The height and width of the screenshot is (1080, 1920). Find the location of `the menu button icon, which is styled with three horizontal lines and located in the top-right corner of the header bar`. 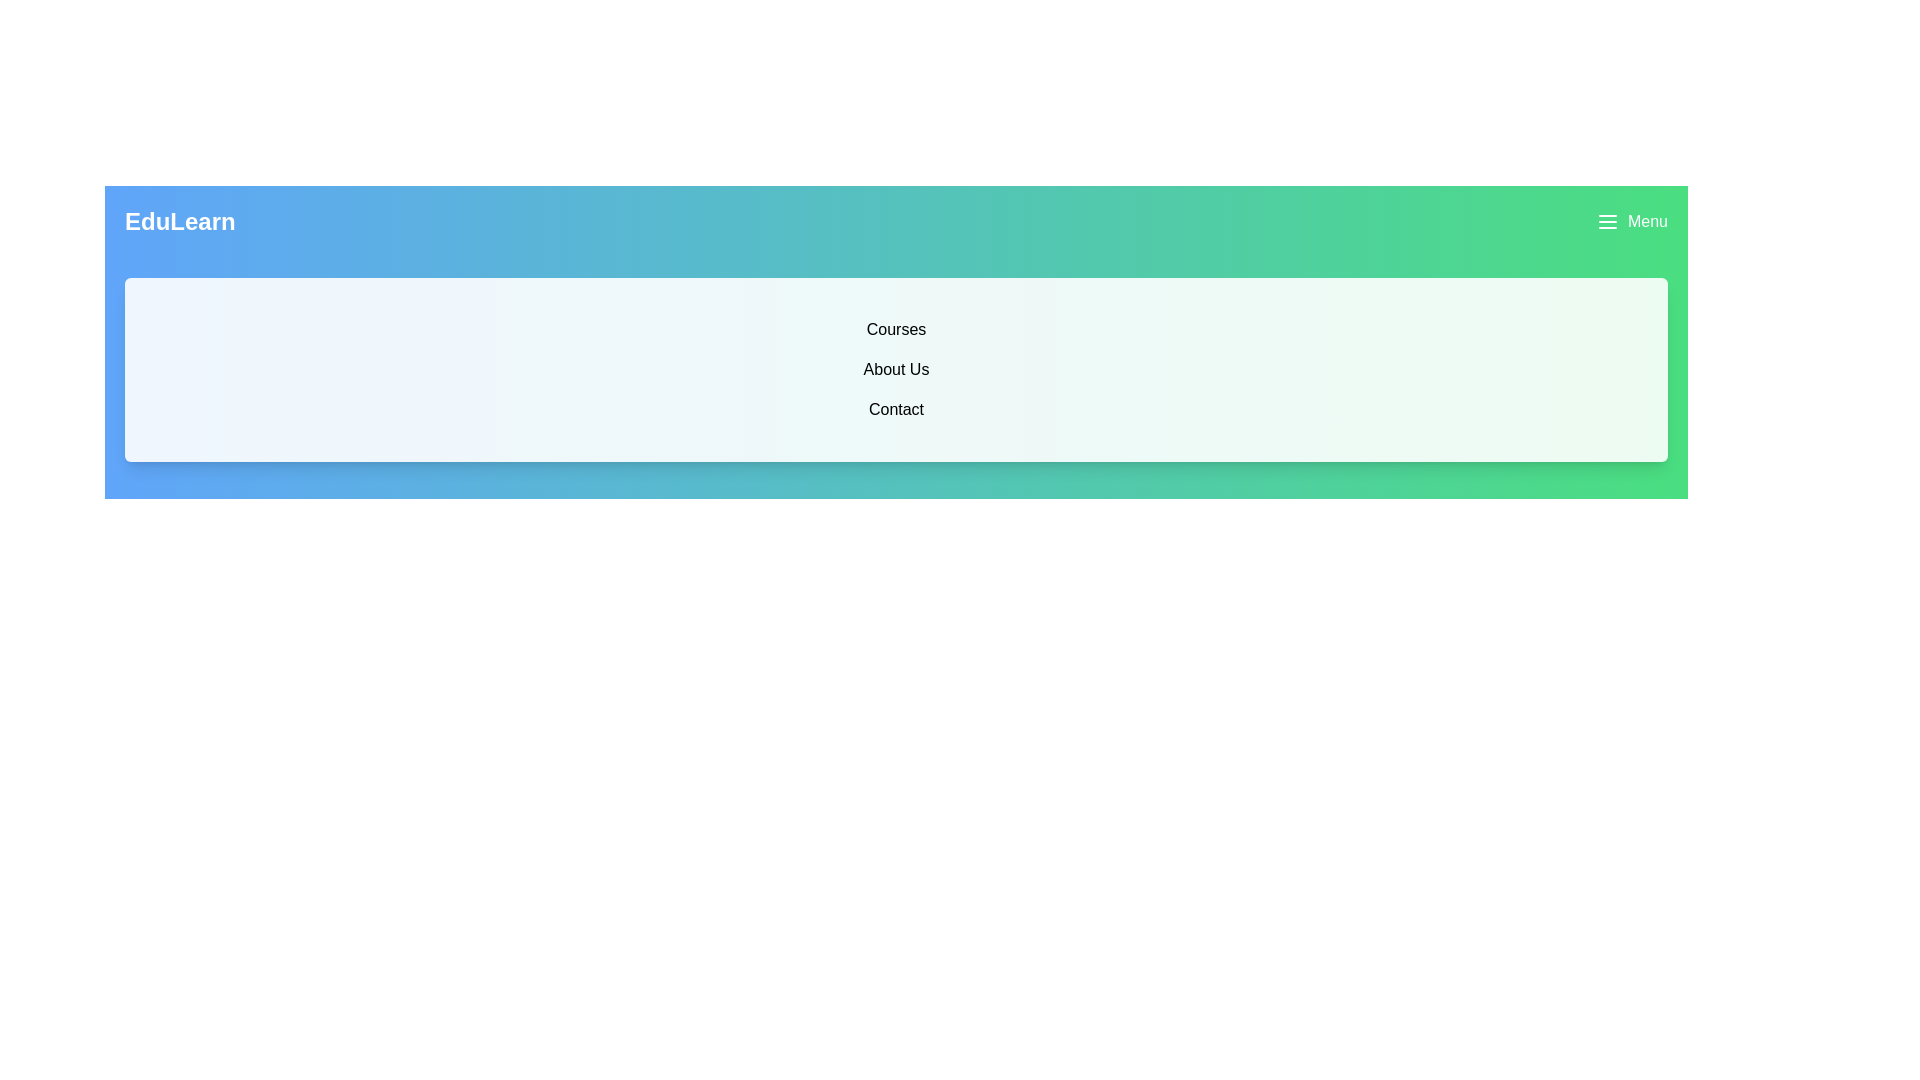

the menu button icon, which is styled with three horizontal lines and located in the top-right corner of the header bar is located at coordinates (1608, 222).